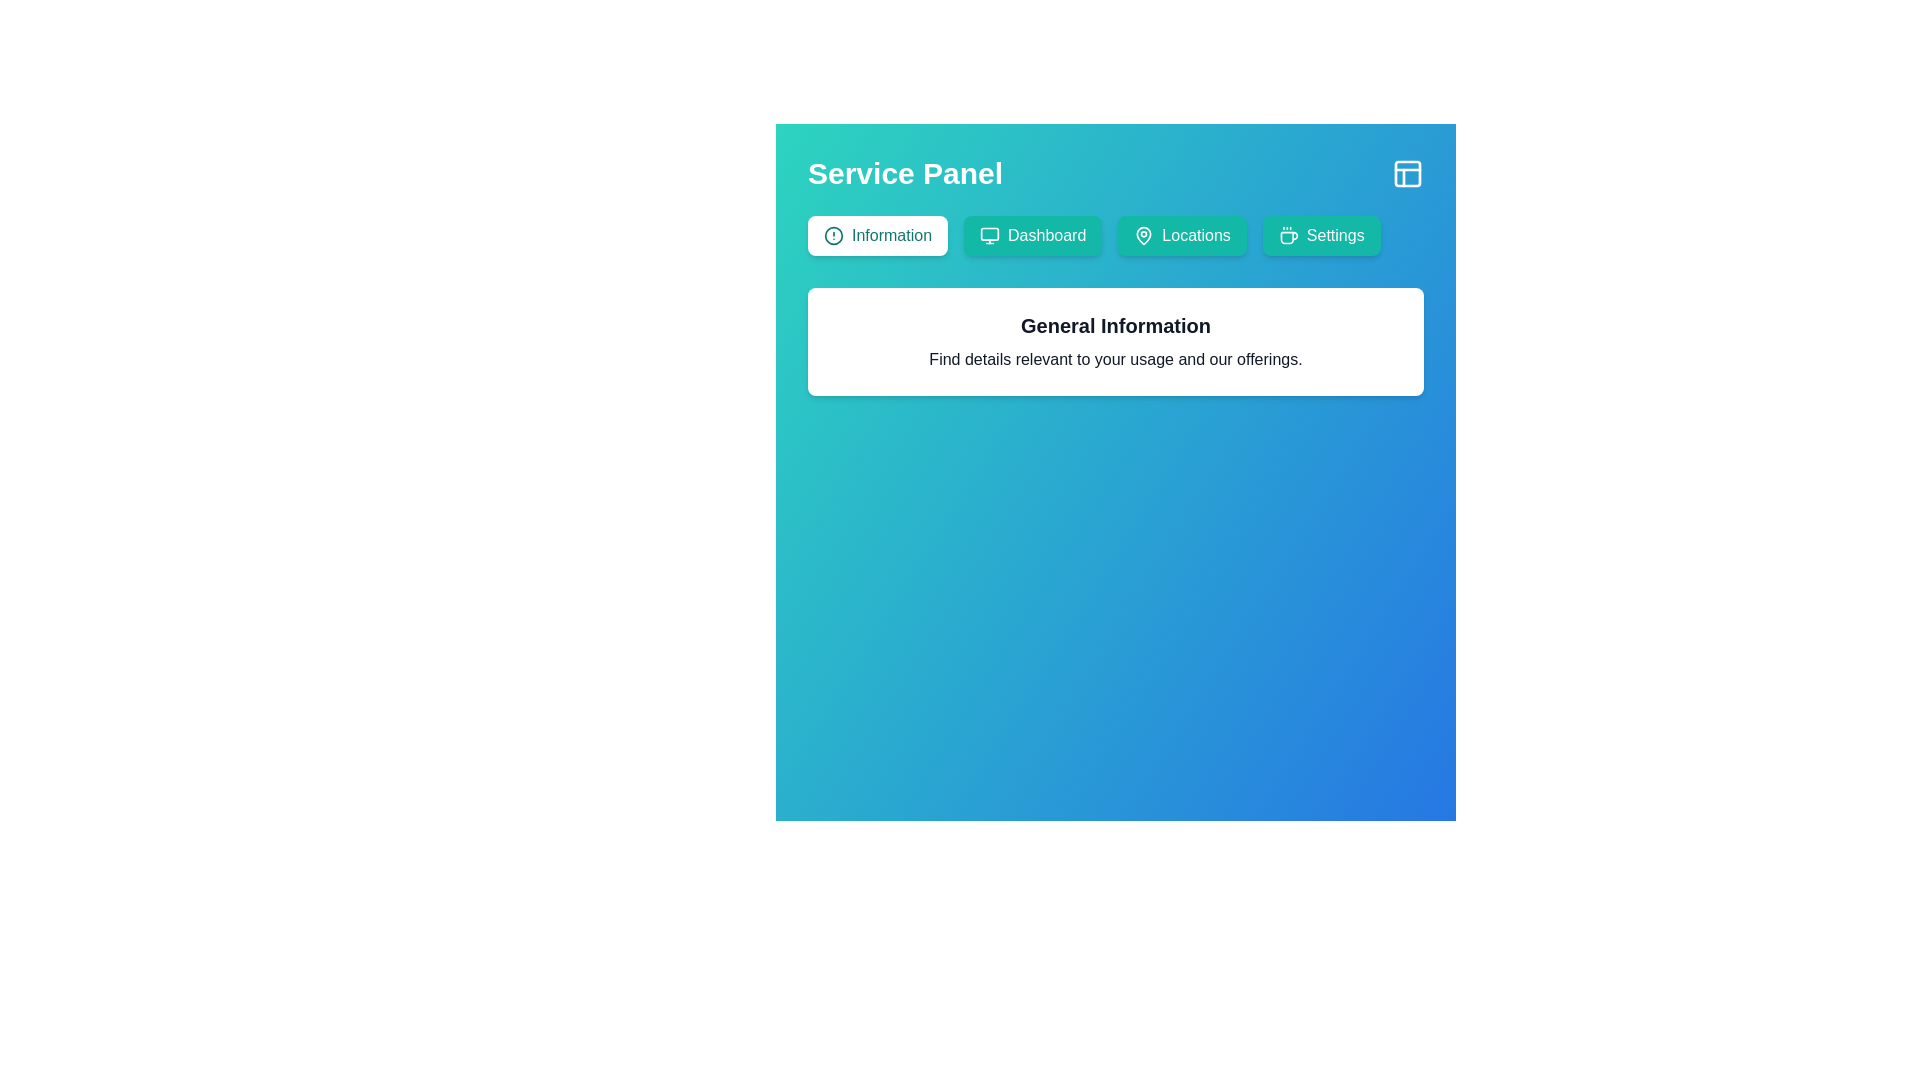 This screenshot has height=1080, width=1920. I want to click on the button in the horizontal navigation bar located below the 'Service Panel' header, so click(1115, 234).